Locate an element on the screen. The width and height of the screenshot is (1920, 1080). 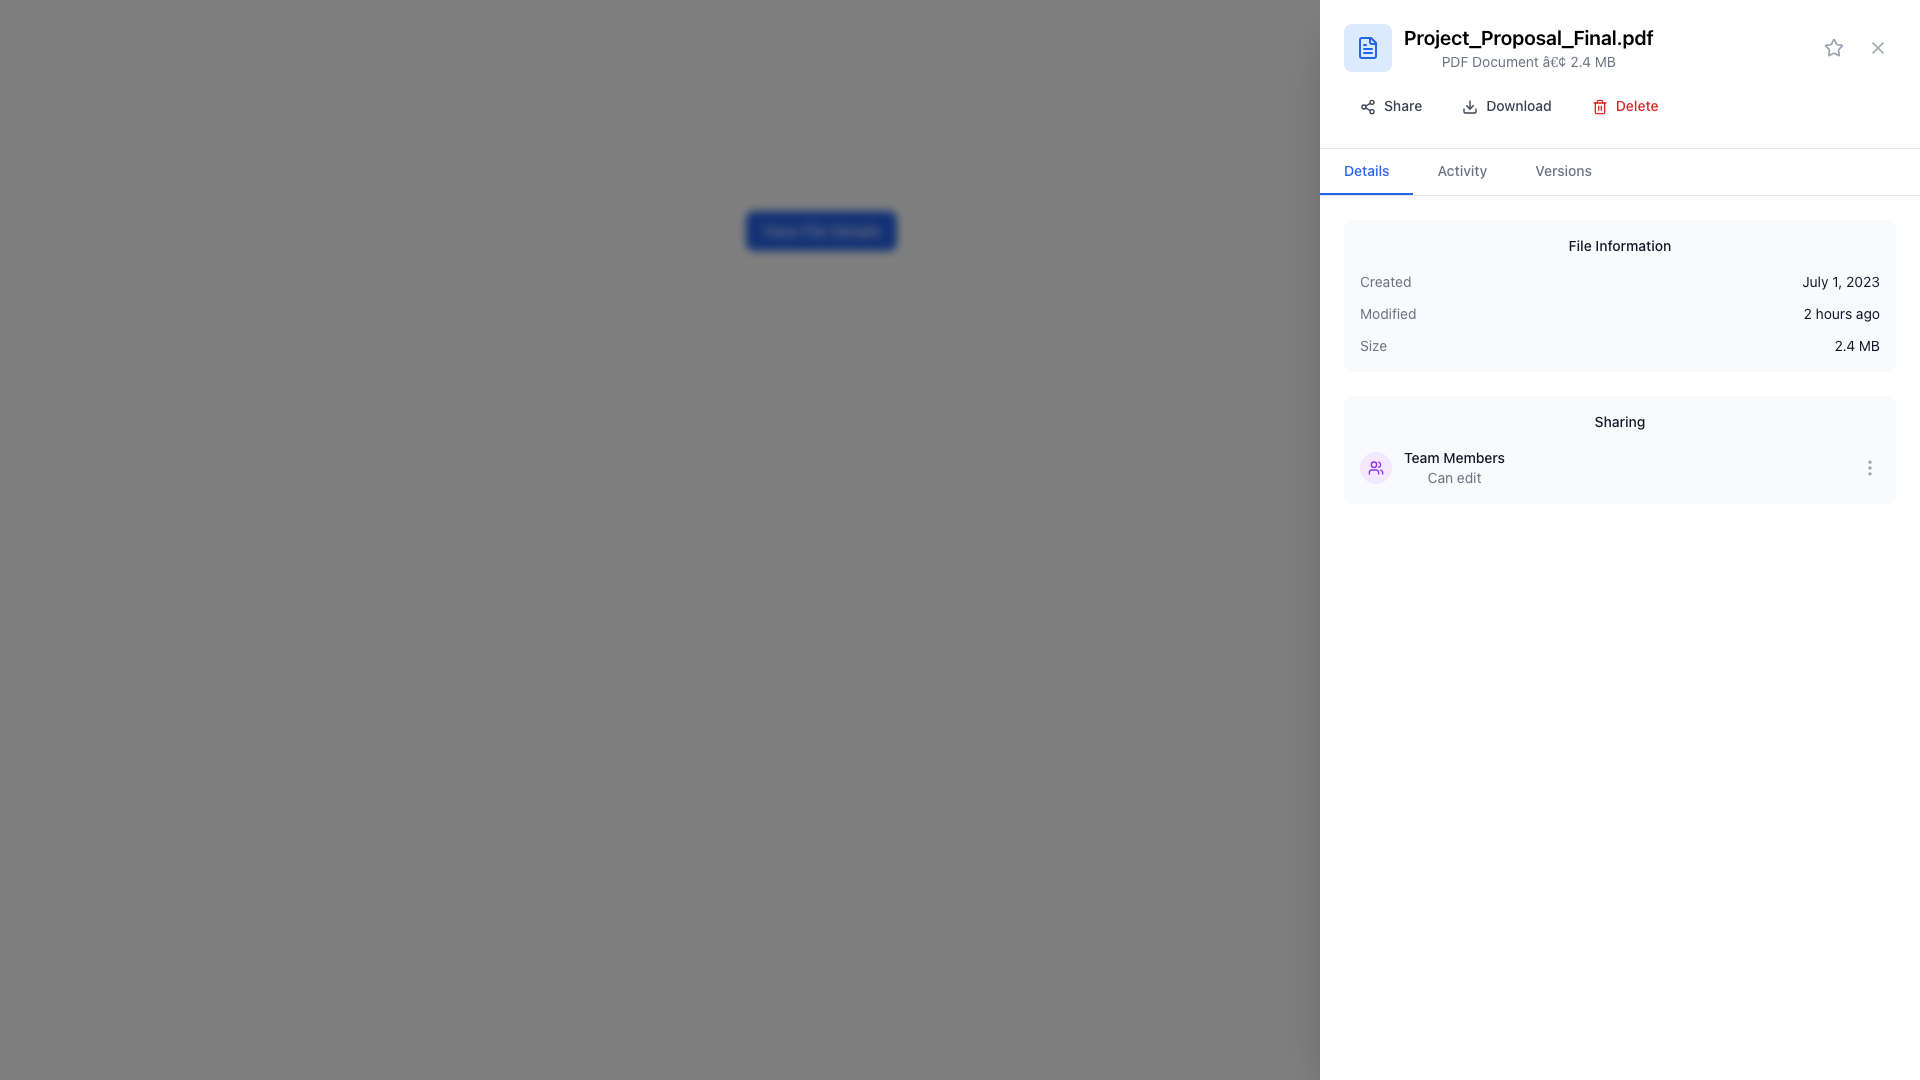
the 'Team Members' label with a purple circular icon and text indicating 'Can edit', located in the 'Sharing' section is located at coordinates (1431, 467).